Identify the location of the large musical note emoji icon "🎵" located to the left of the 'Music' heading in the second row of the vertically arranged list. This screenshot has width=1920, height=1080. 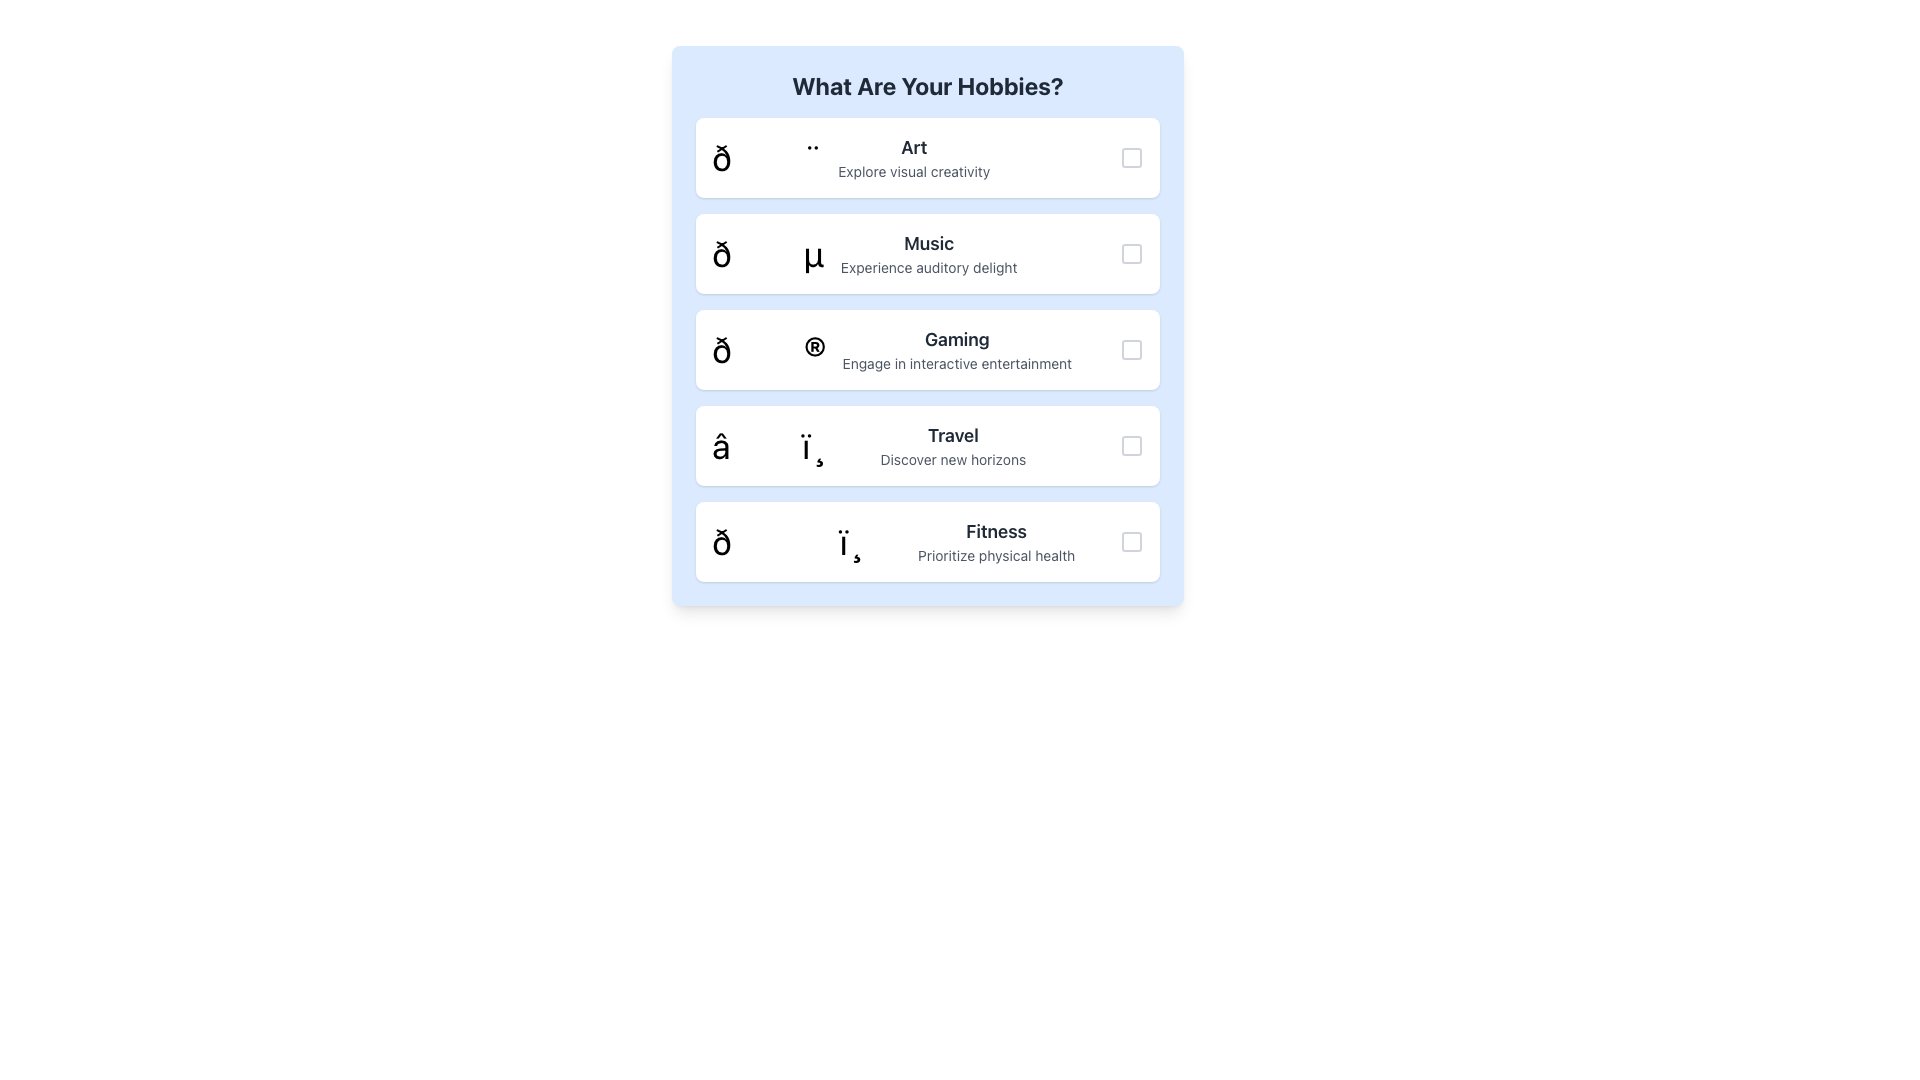
(767, 253).